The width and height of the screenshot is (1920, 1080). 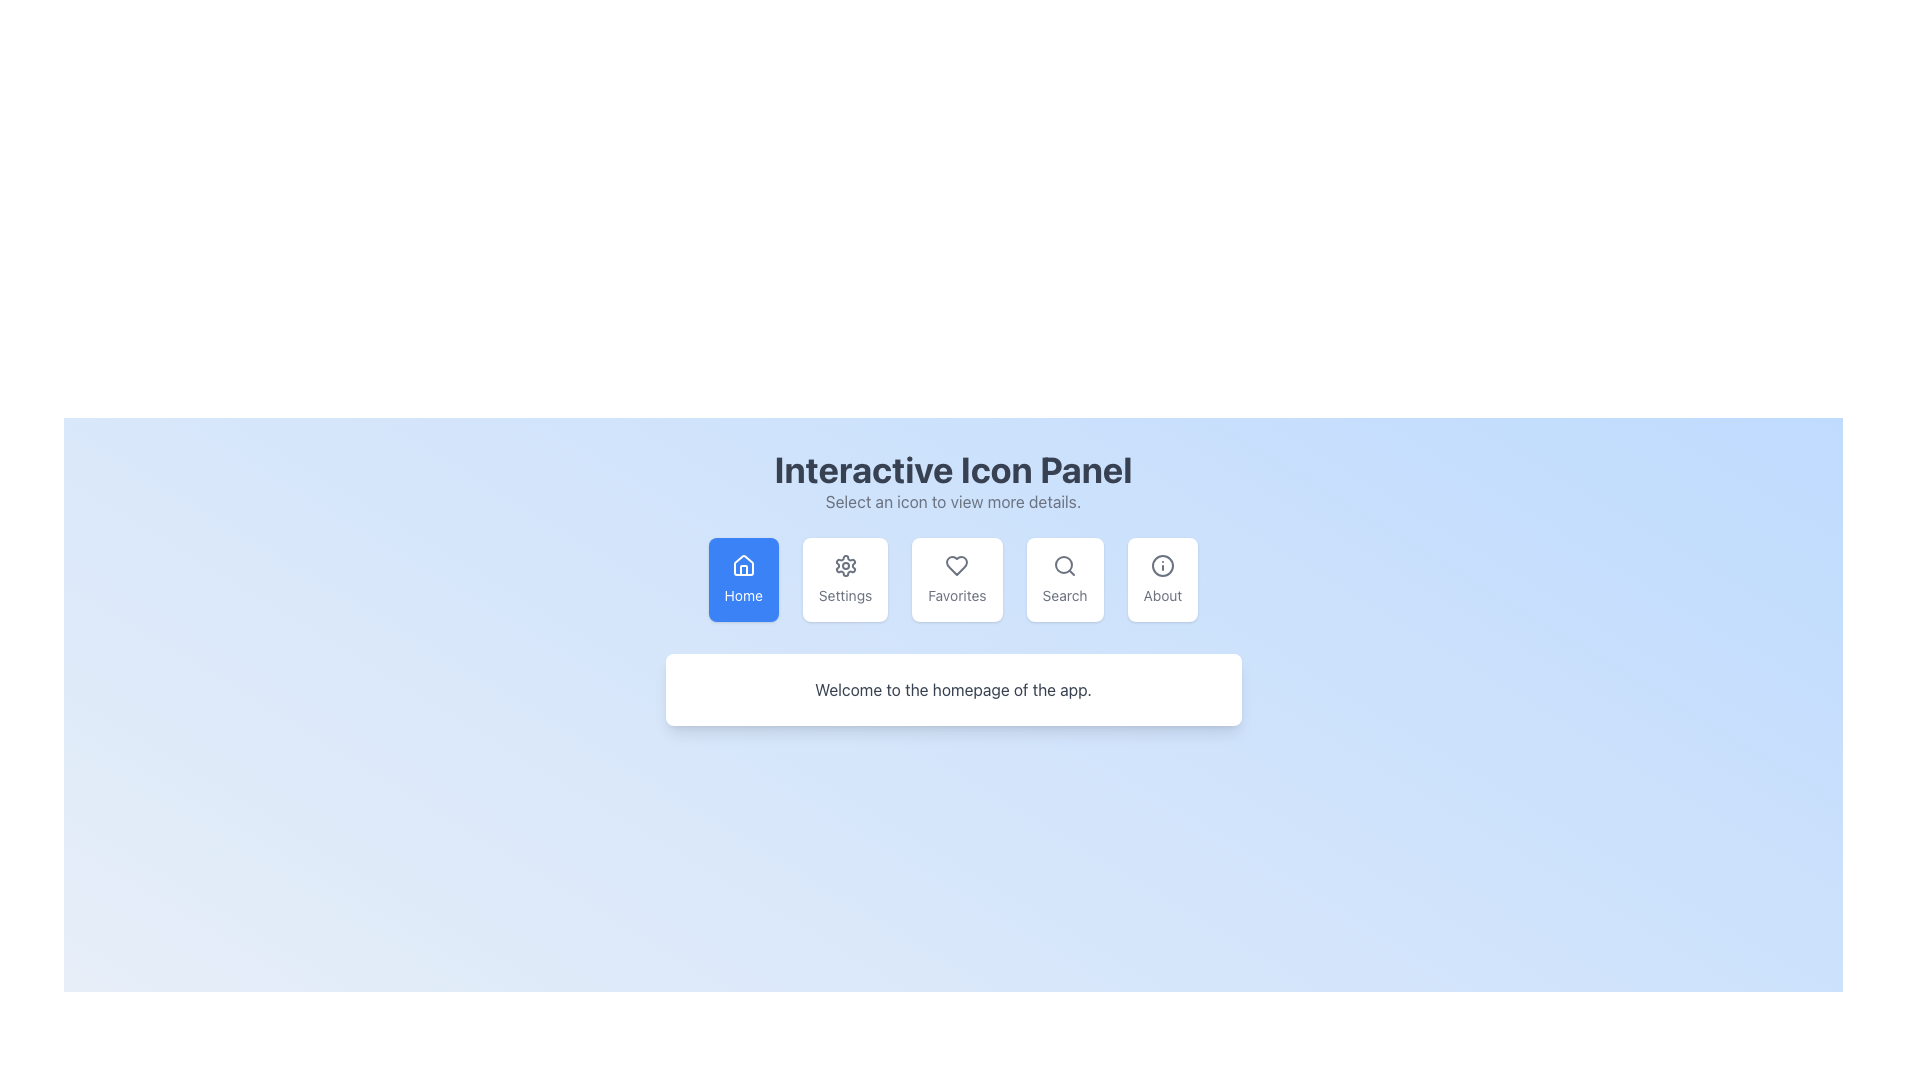 What do you see at coordinates (952, 500) in the screenshot?
I see `the static text reading 'Select an icon` at bounding box center [952, 500].